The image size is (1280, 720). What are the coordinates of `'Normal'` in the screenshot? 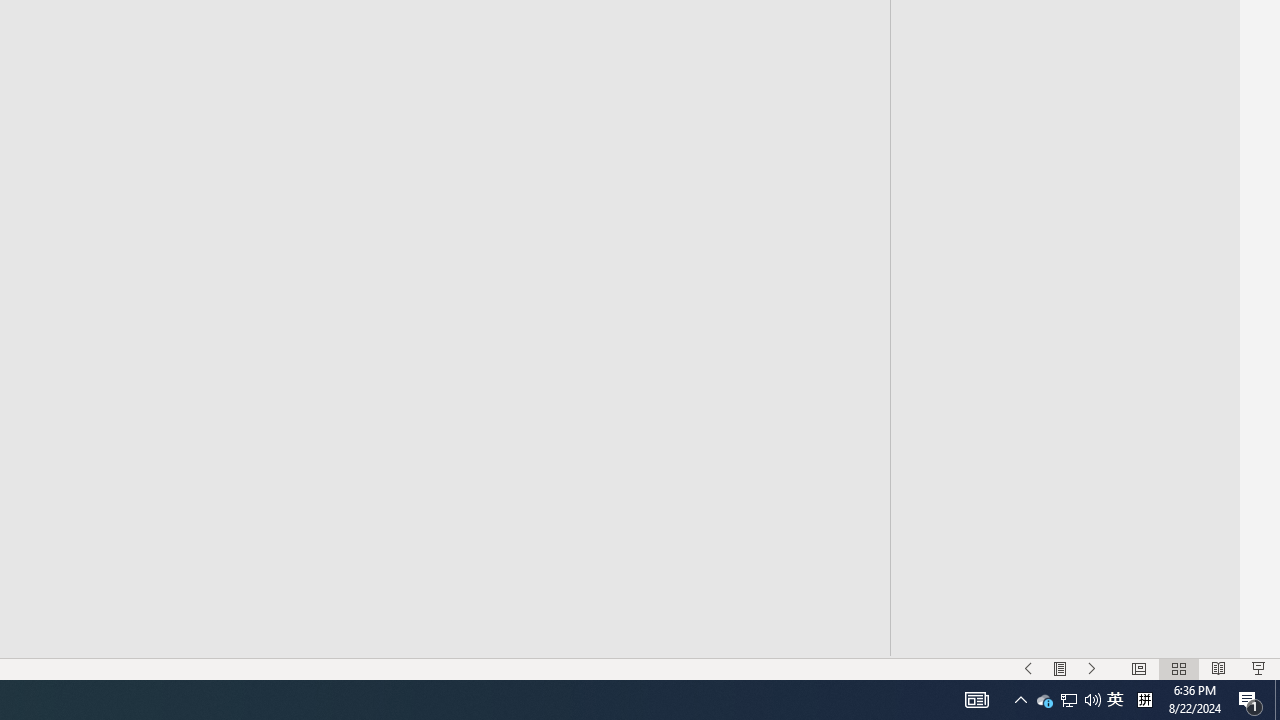 It's located at (1138, 669).